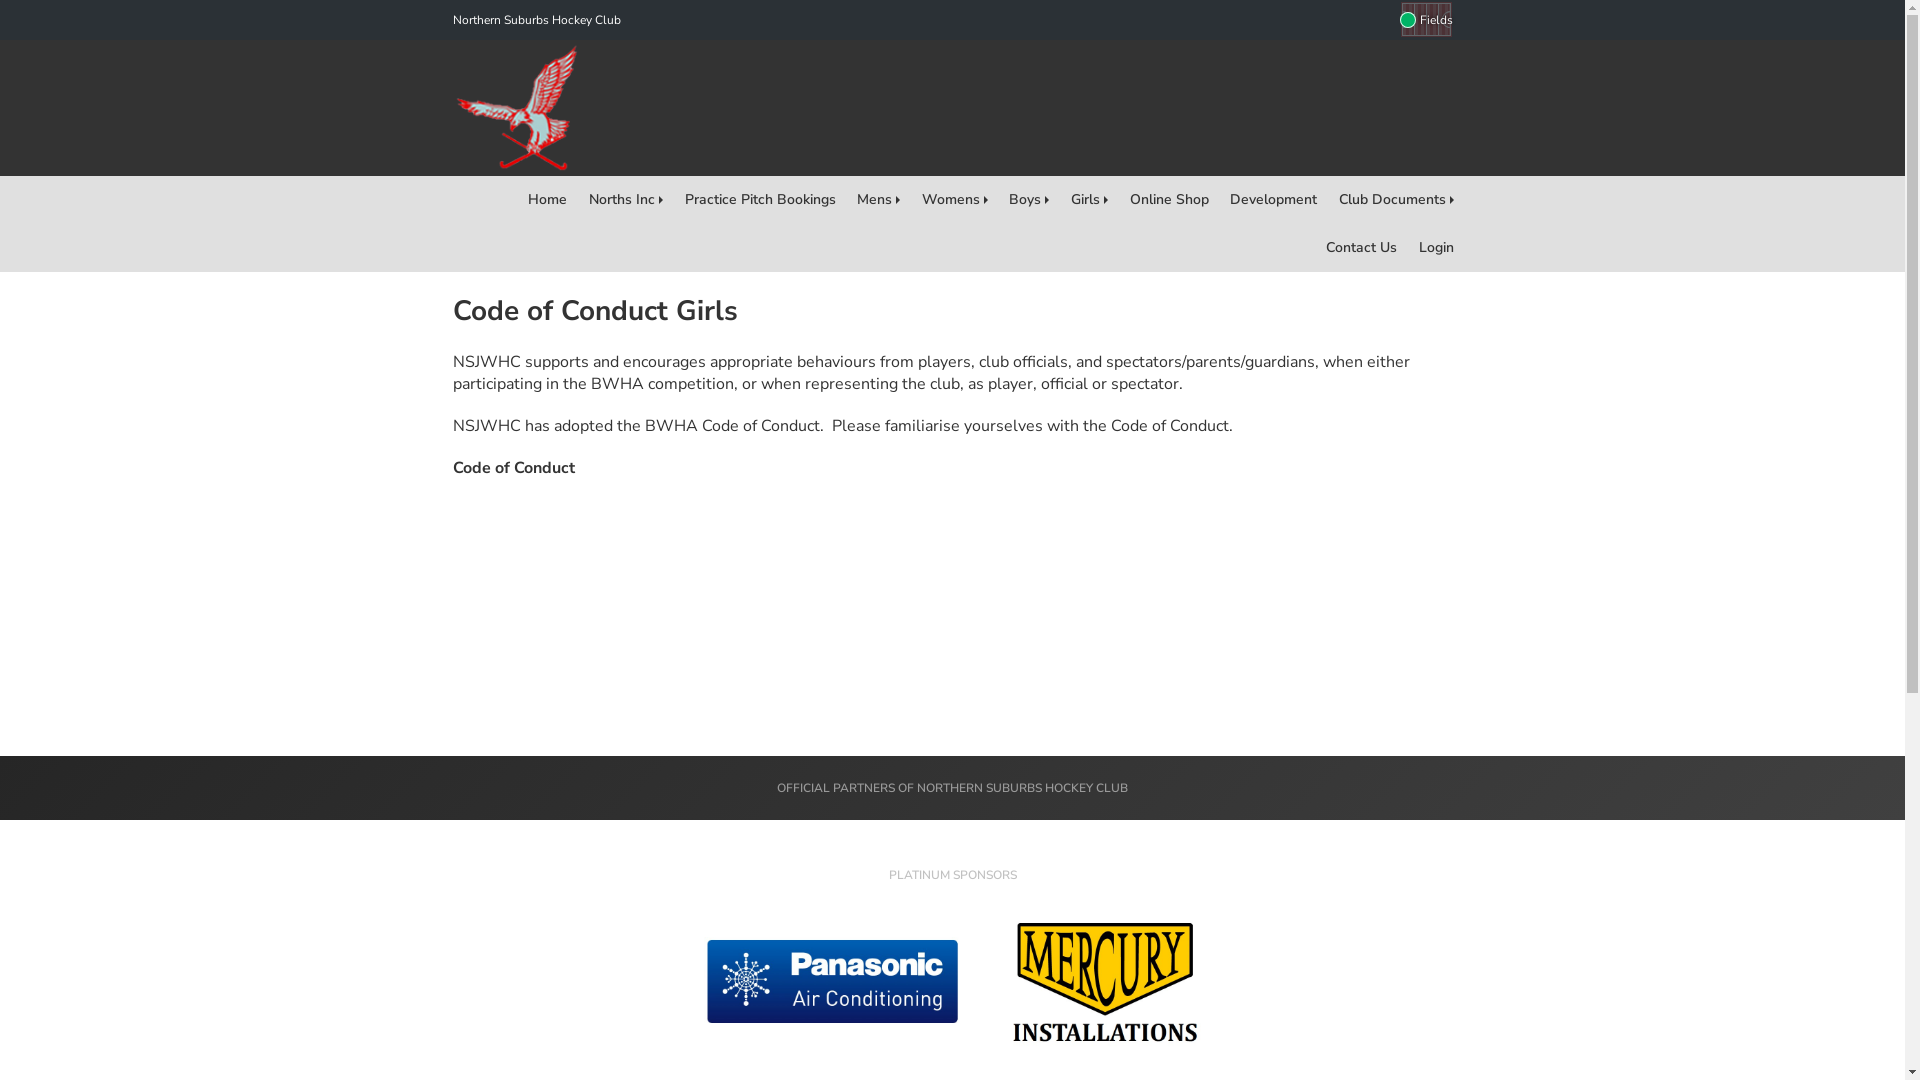  Describe the element at coordinates (1406, 246) in the screenshot. I see `'Login'` at that location.